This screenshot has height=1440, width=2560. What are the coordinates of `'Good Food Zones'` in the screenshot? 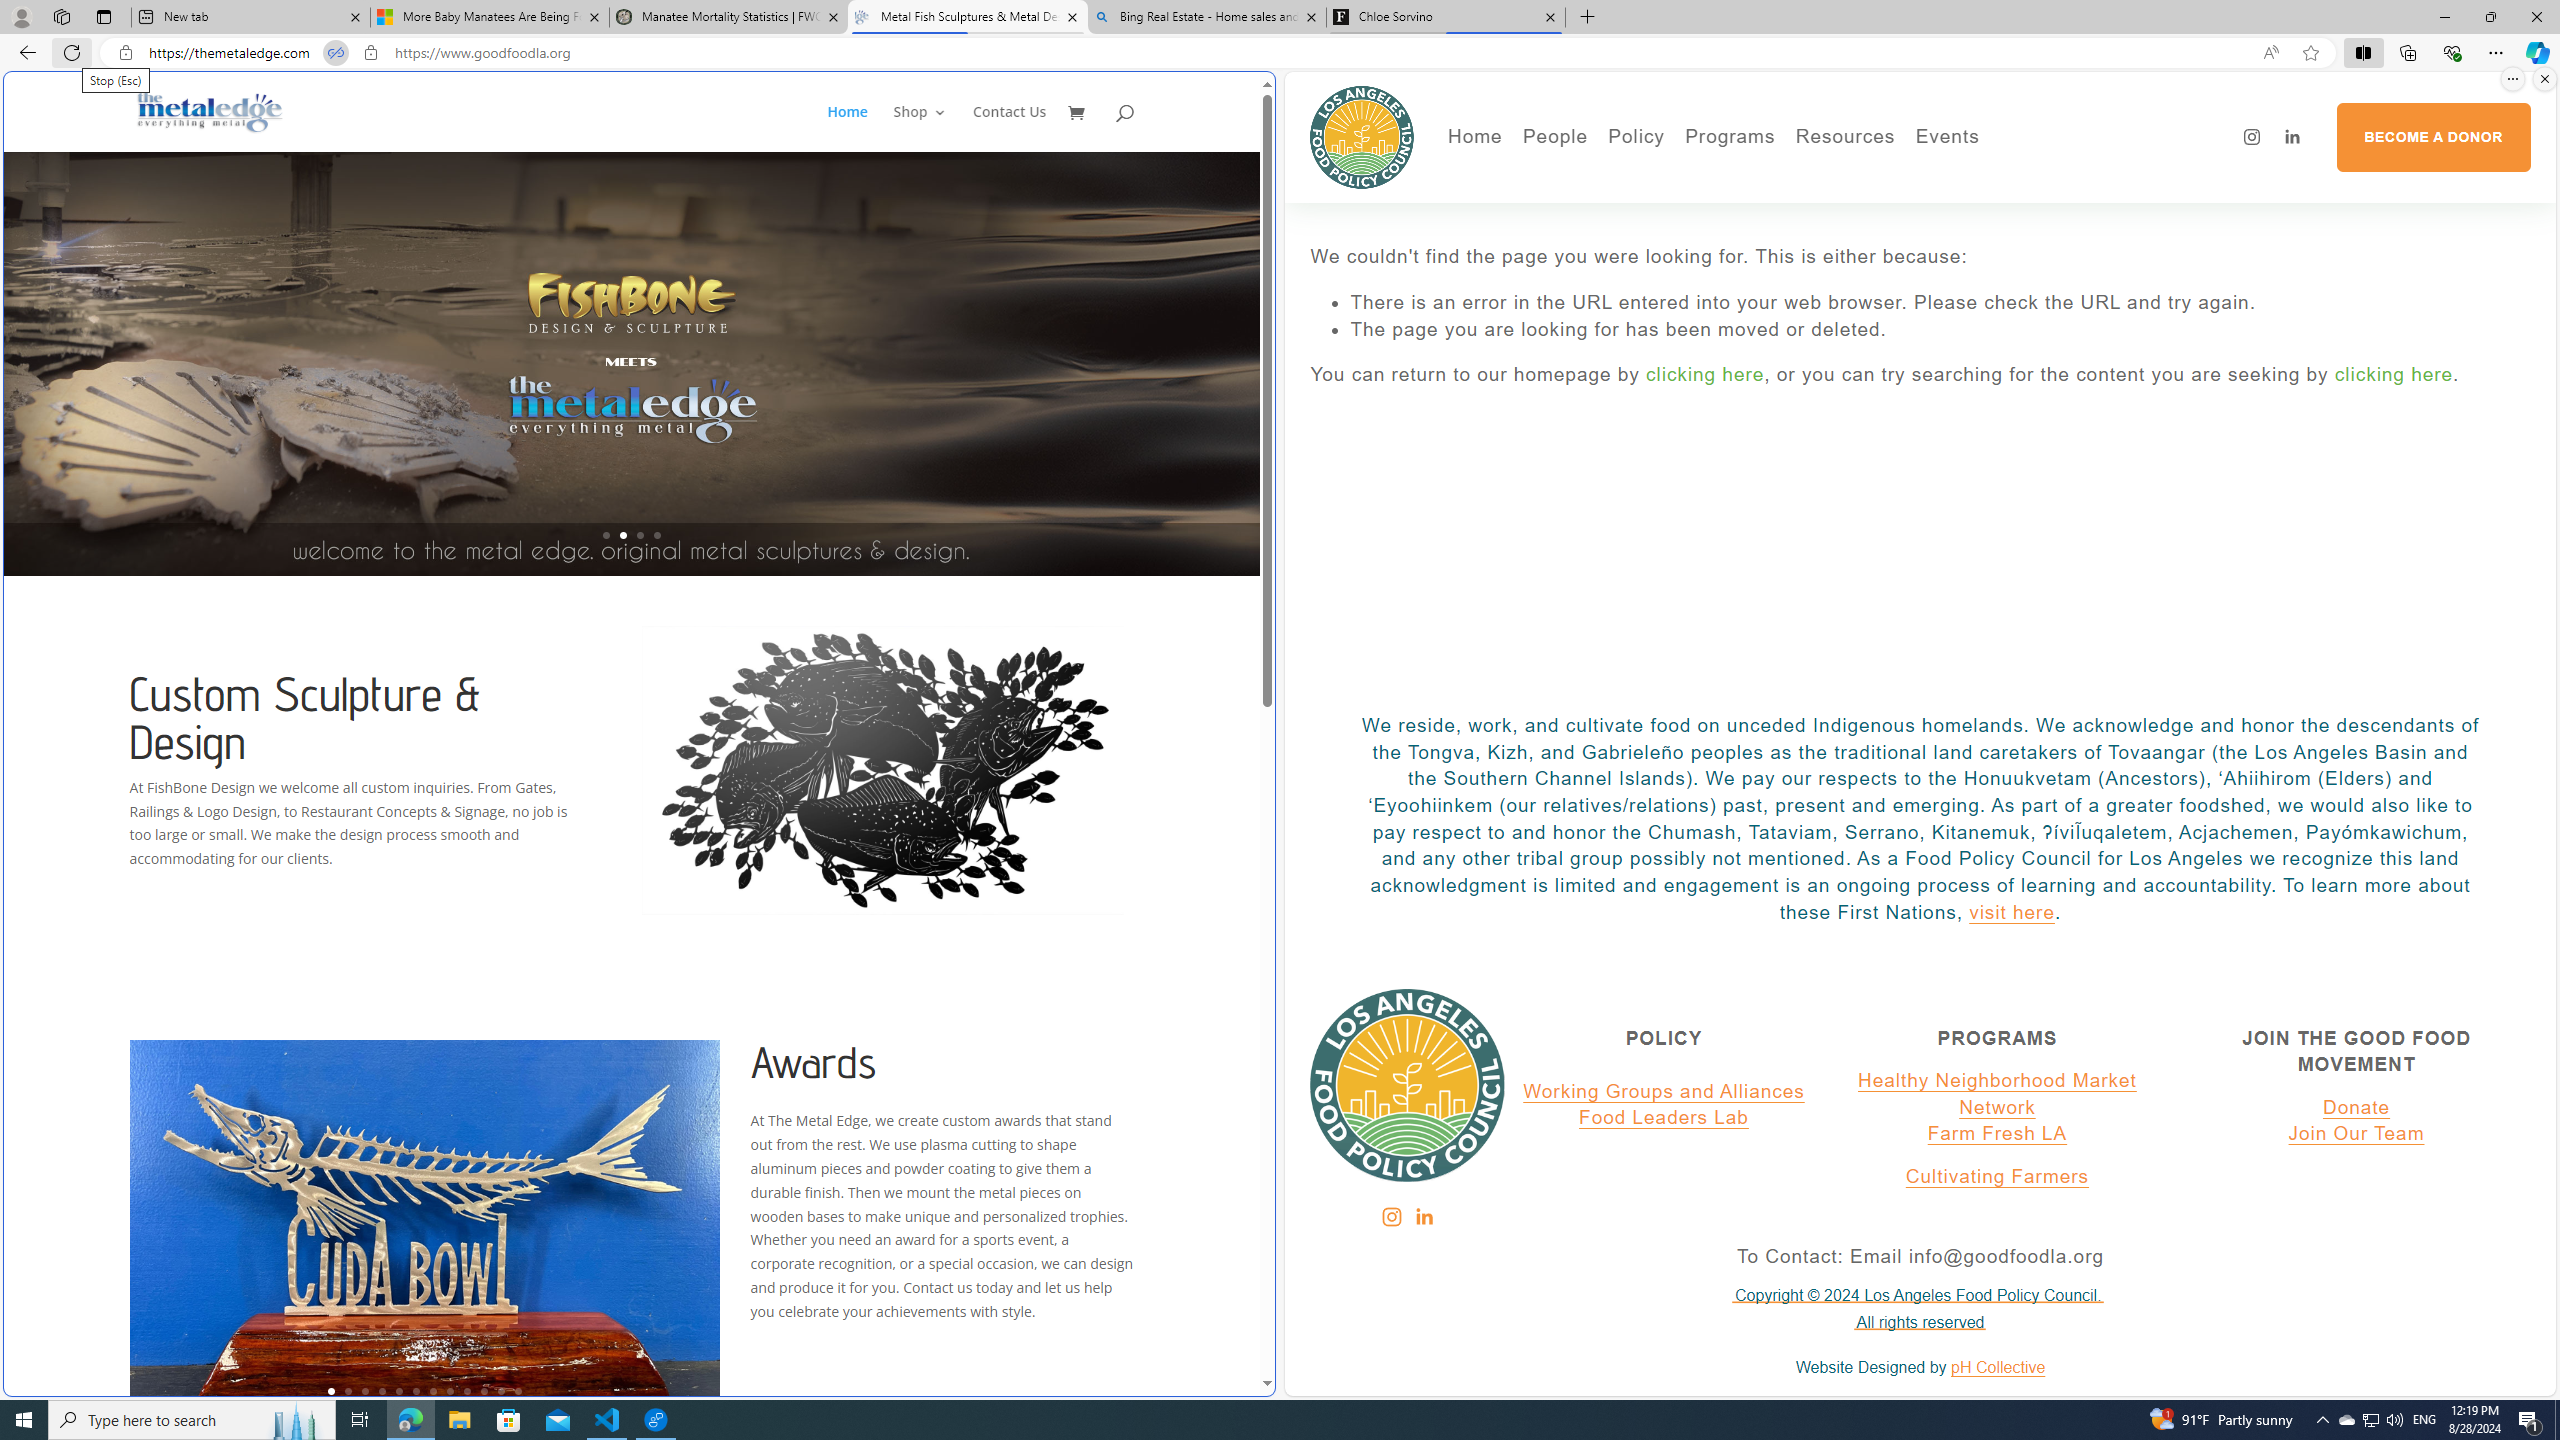 It's located at (1923, 176).